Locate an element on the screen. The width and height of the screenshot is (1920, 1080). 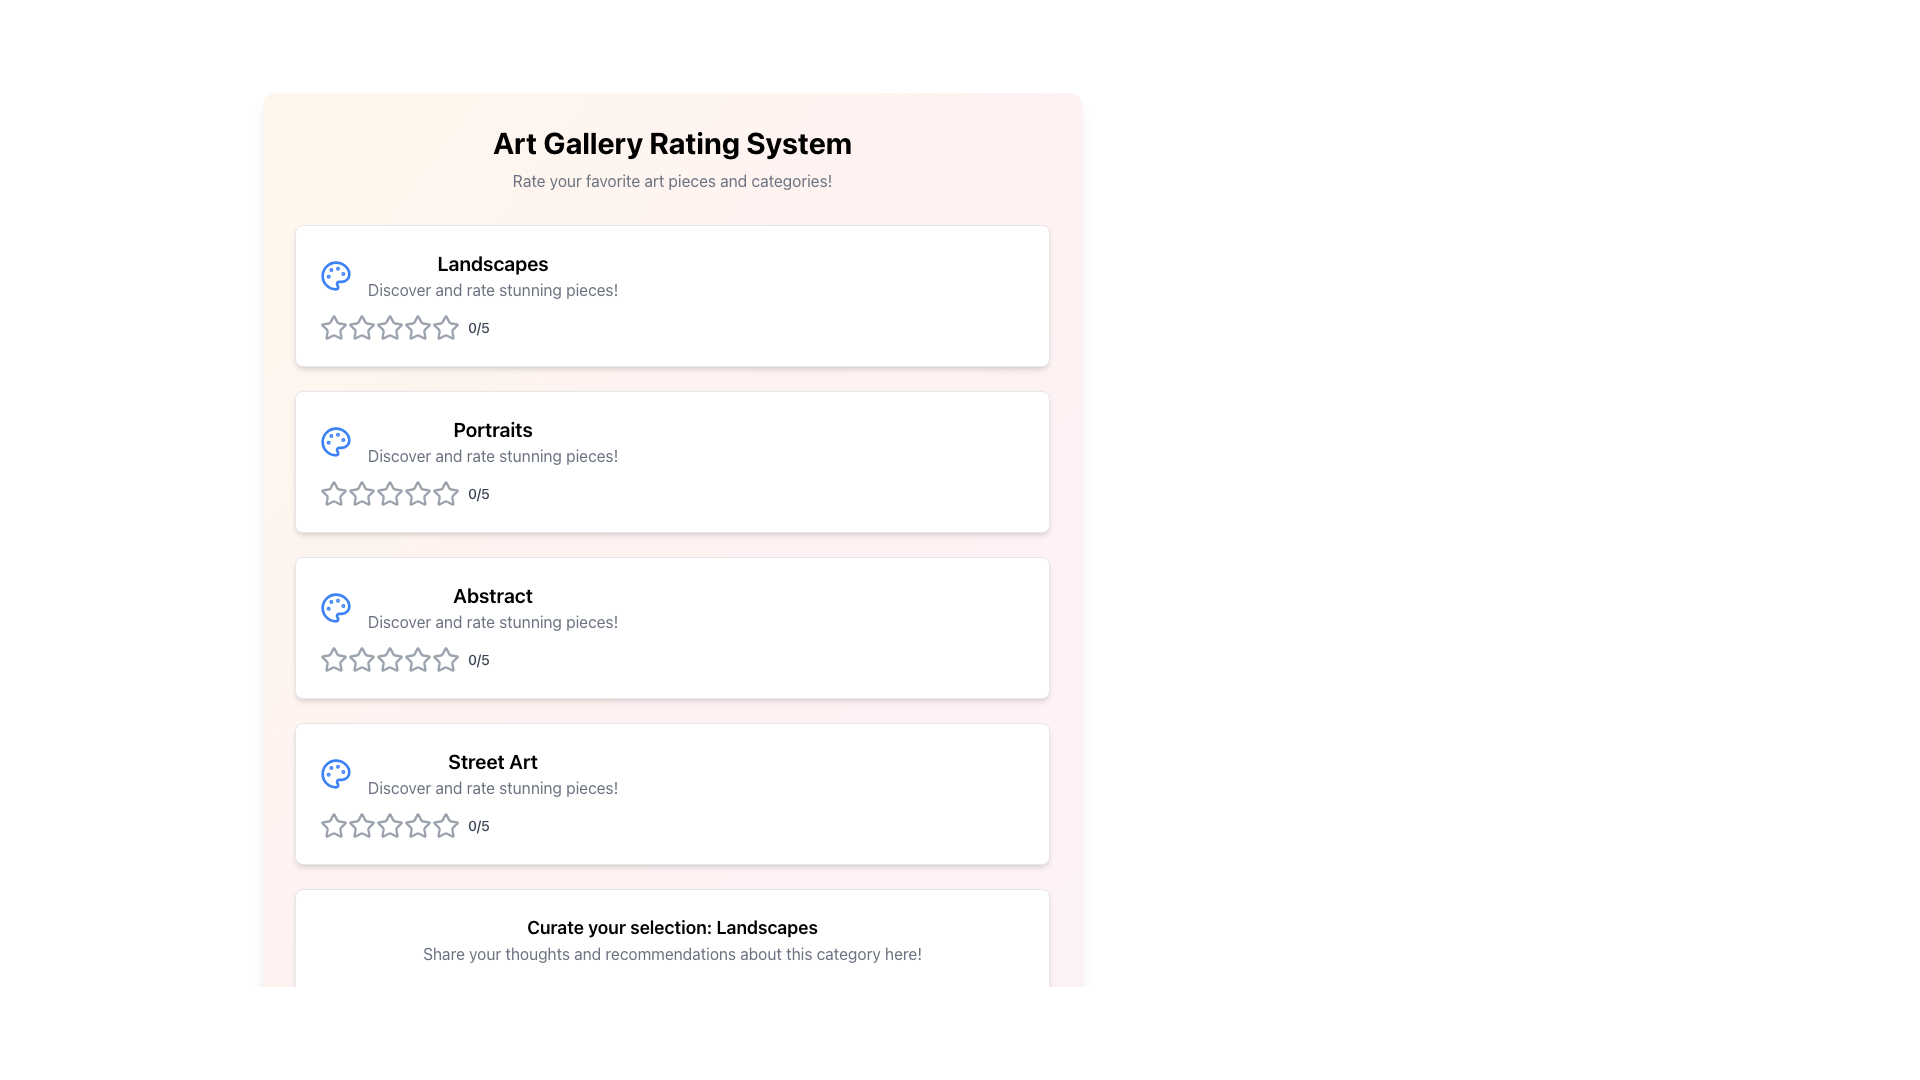
the third star from the left in the row of five stars under the 'Abstract' category to set a rating is located at coordinates (361, 659).